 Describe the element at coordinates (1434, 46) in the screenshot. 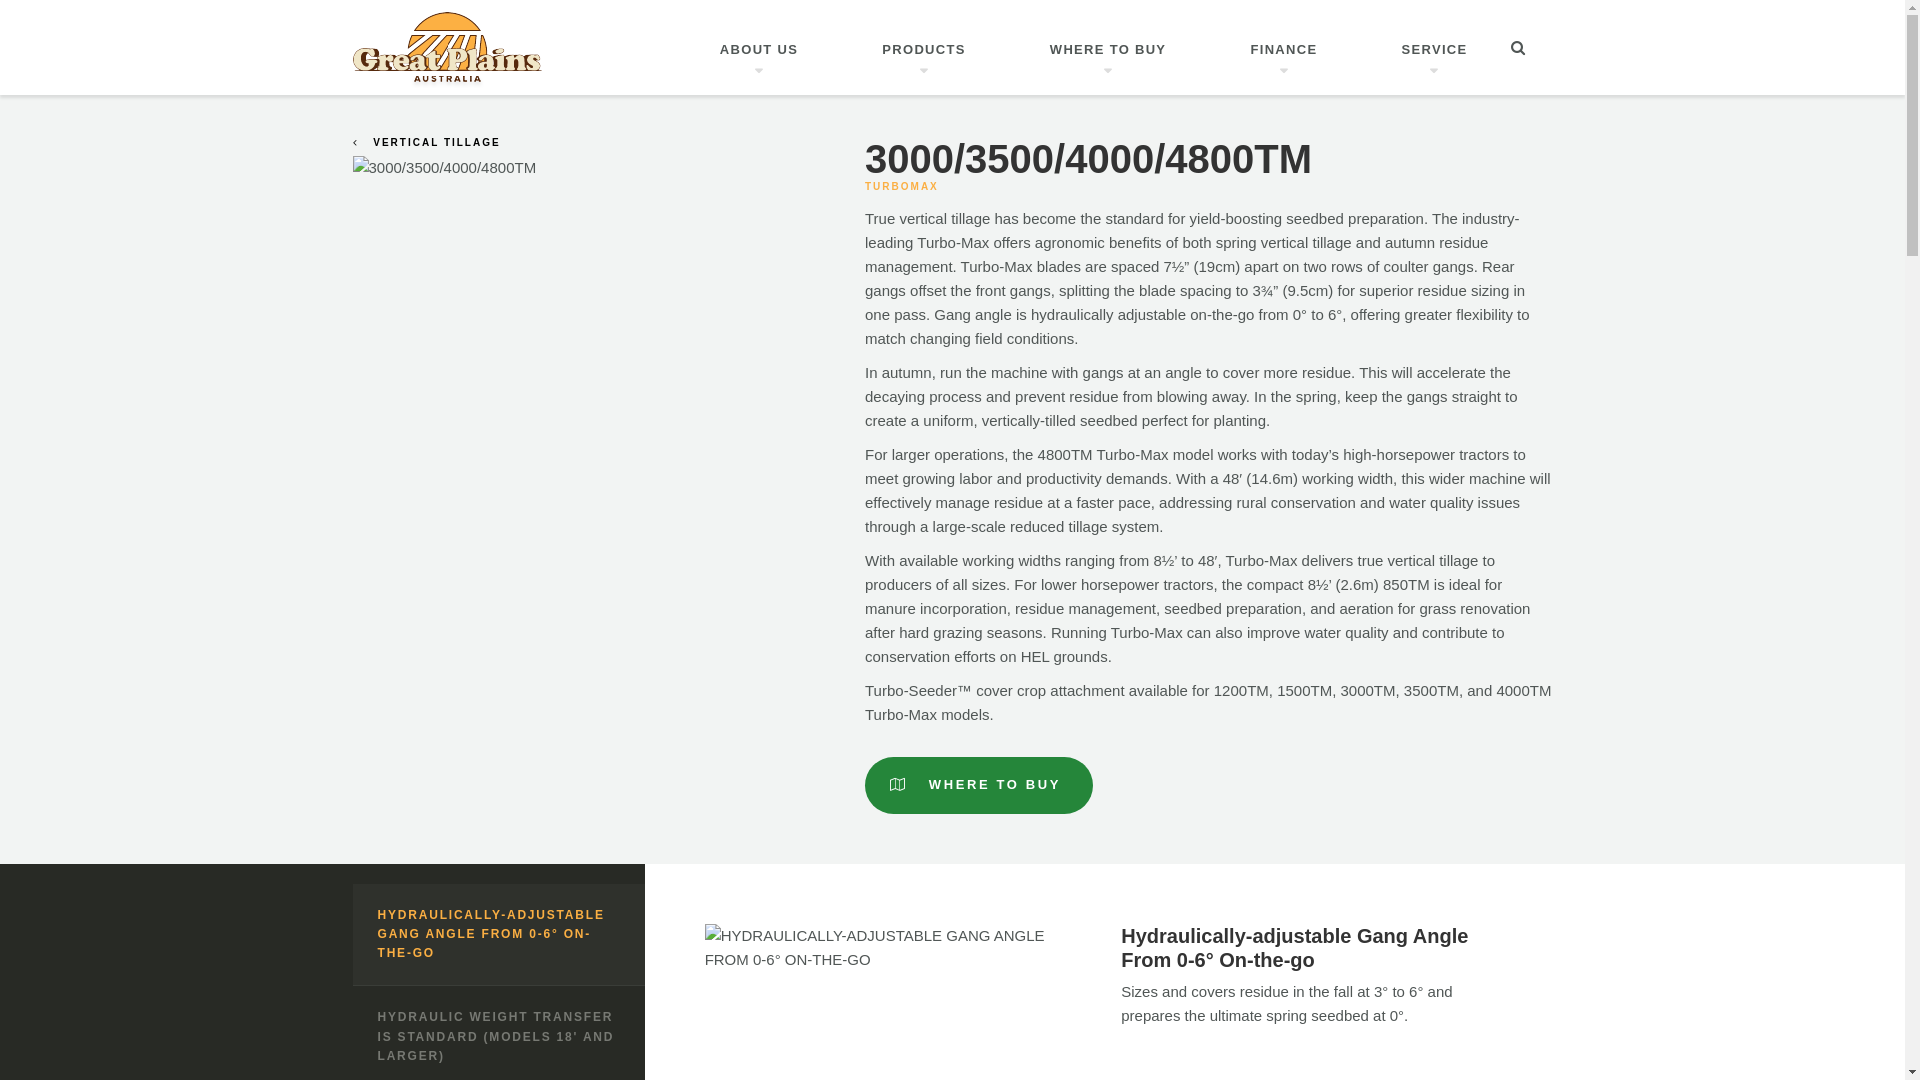

I see `'SERVICE'` at that location.